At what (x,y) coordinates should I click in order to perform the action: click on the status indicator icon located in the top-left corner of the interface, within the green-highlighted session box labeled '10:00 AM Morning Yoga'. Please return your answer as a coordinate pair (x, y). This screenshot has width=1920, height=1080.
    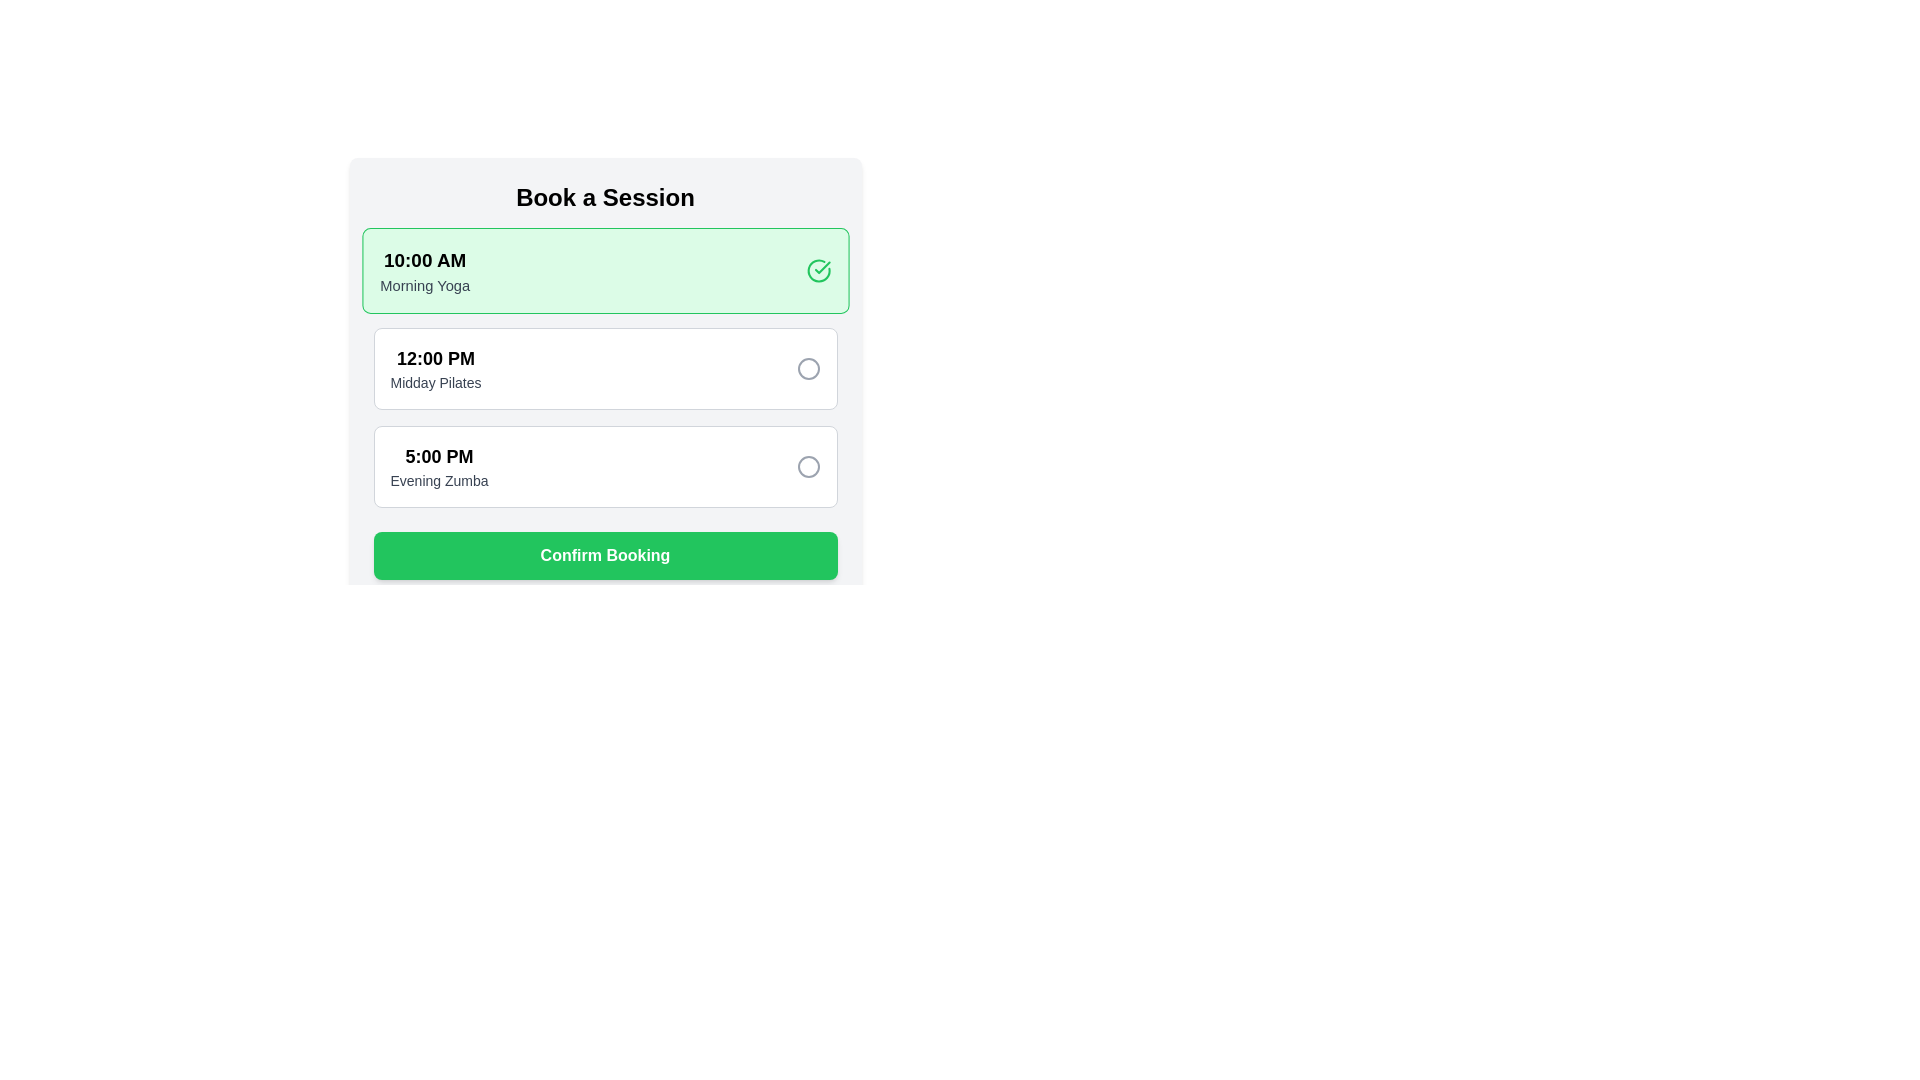
    Looking at the image, I should click on (822, 266).